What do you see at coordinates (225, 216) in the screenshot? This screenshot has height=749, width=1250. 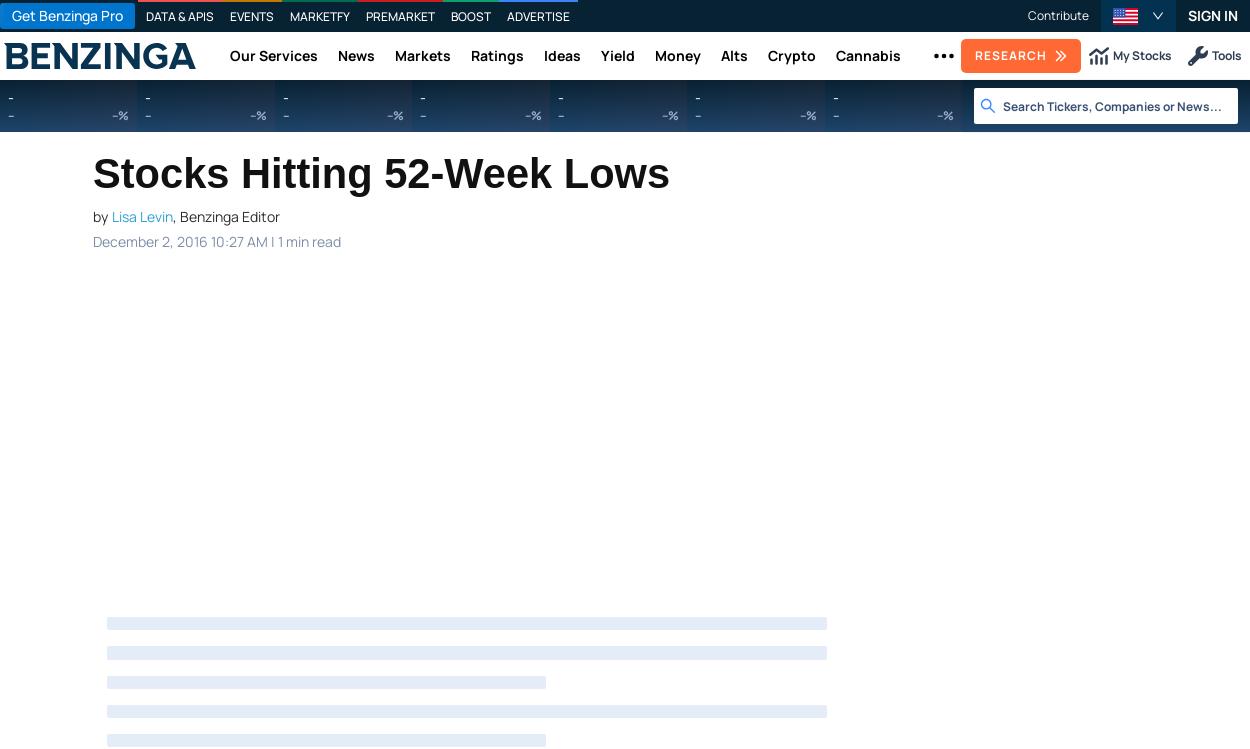 I see `', Benzinga Editor'` at bounding box center [225, 216].